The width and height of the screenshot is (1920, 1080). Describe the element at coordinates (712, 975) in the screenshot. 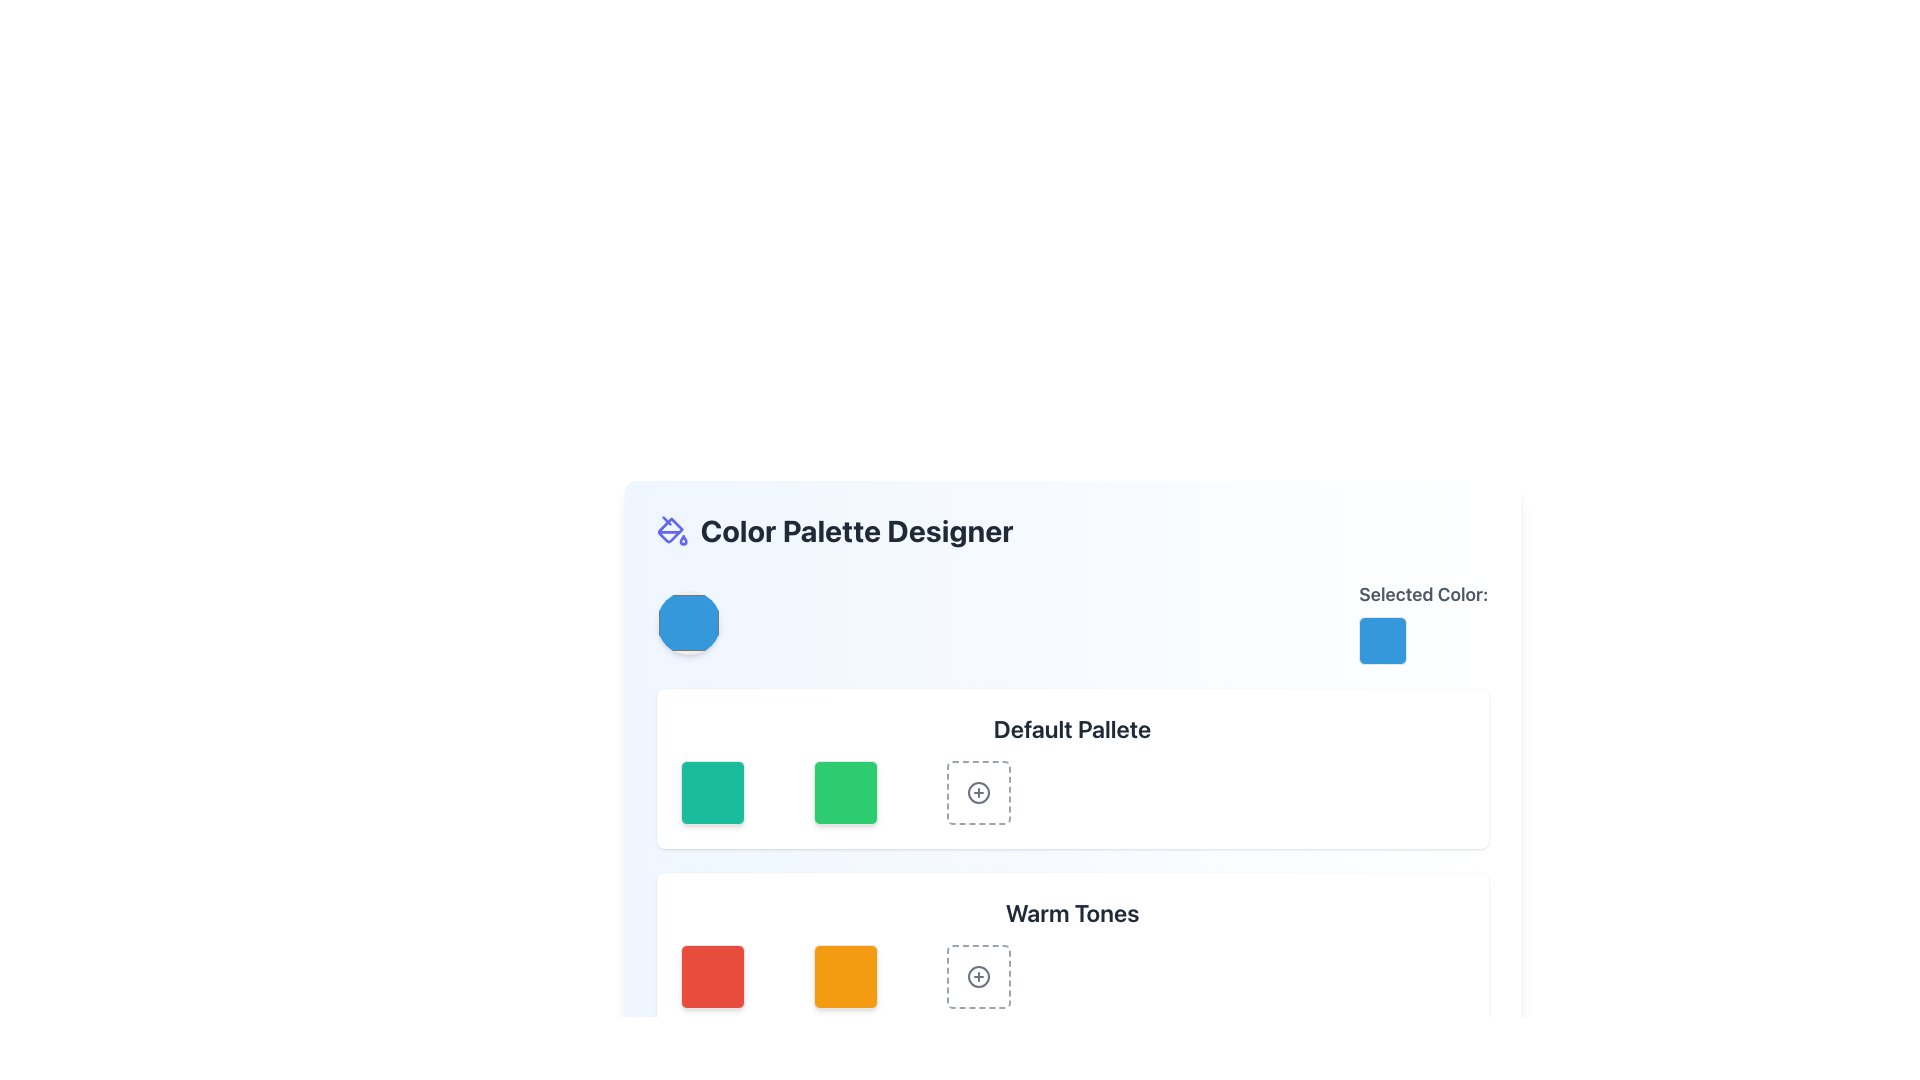

I see `the red color swatch with rounded corners located in the 'Warm Tones' section` at that location.